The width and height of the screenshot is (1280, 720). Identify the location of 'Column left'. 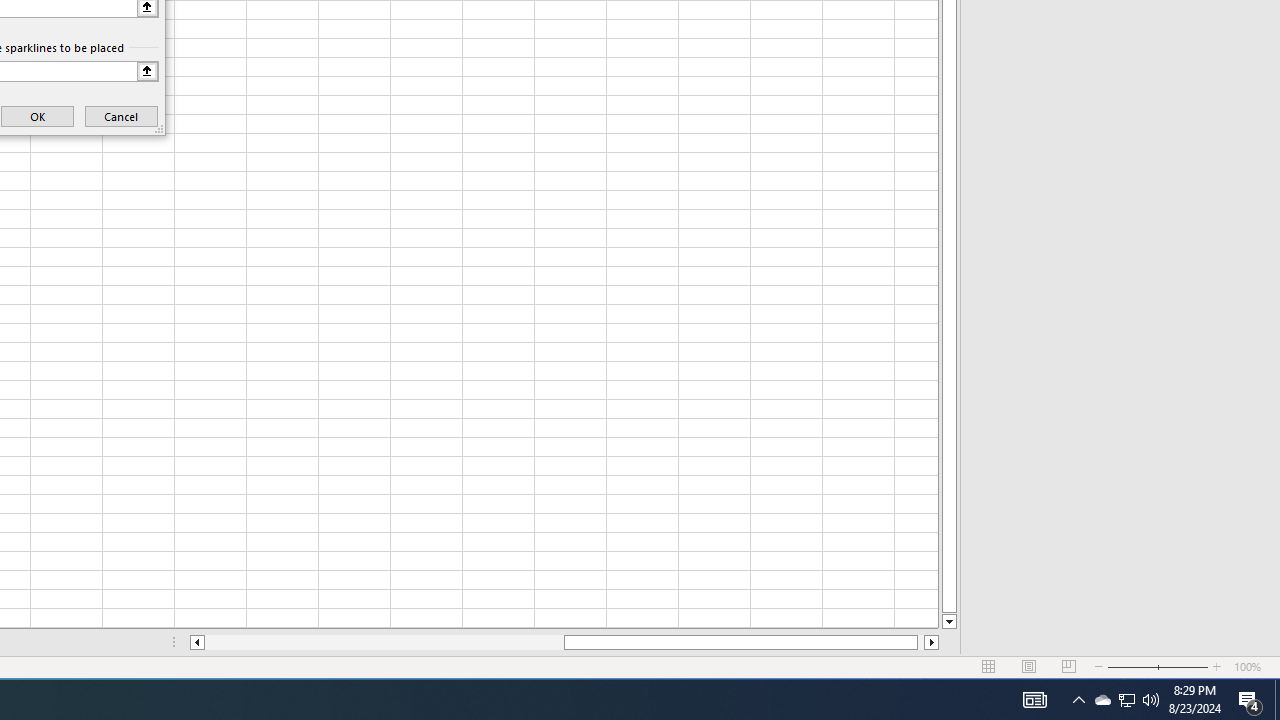
(196, 642).